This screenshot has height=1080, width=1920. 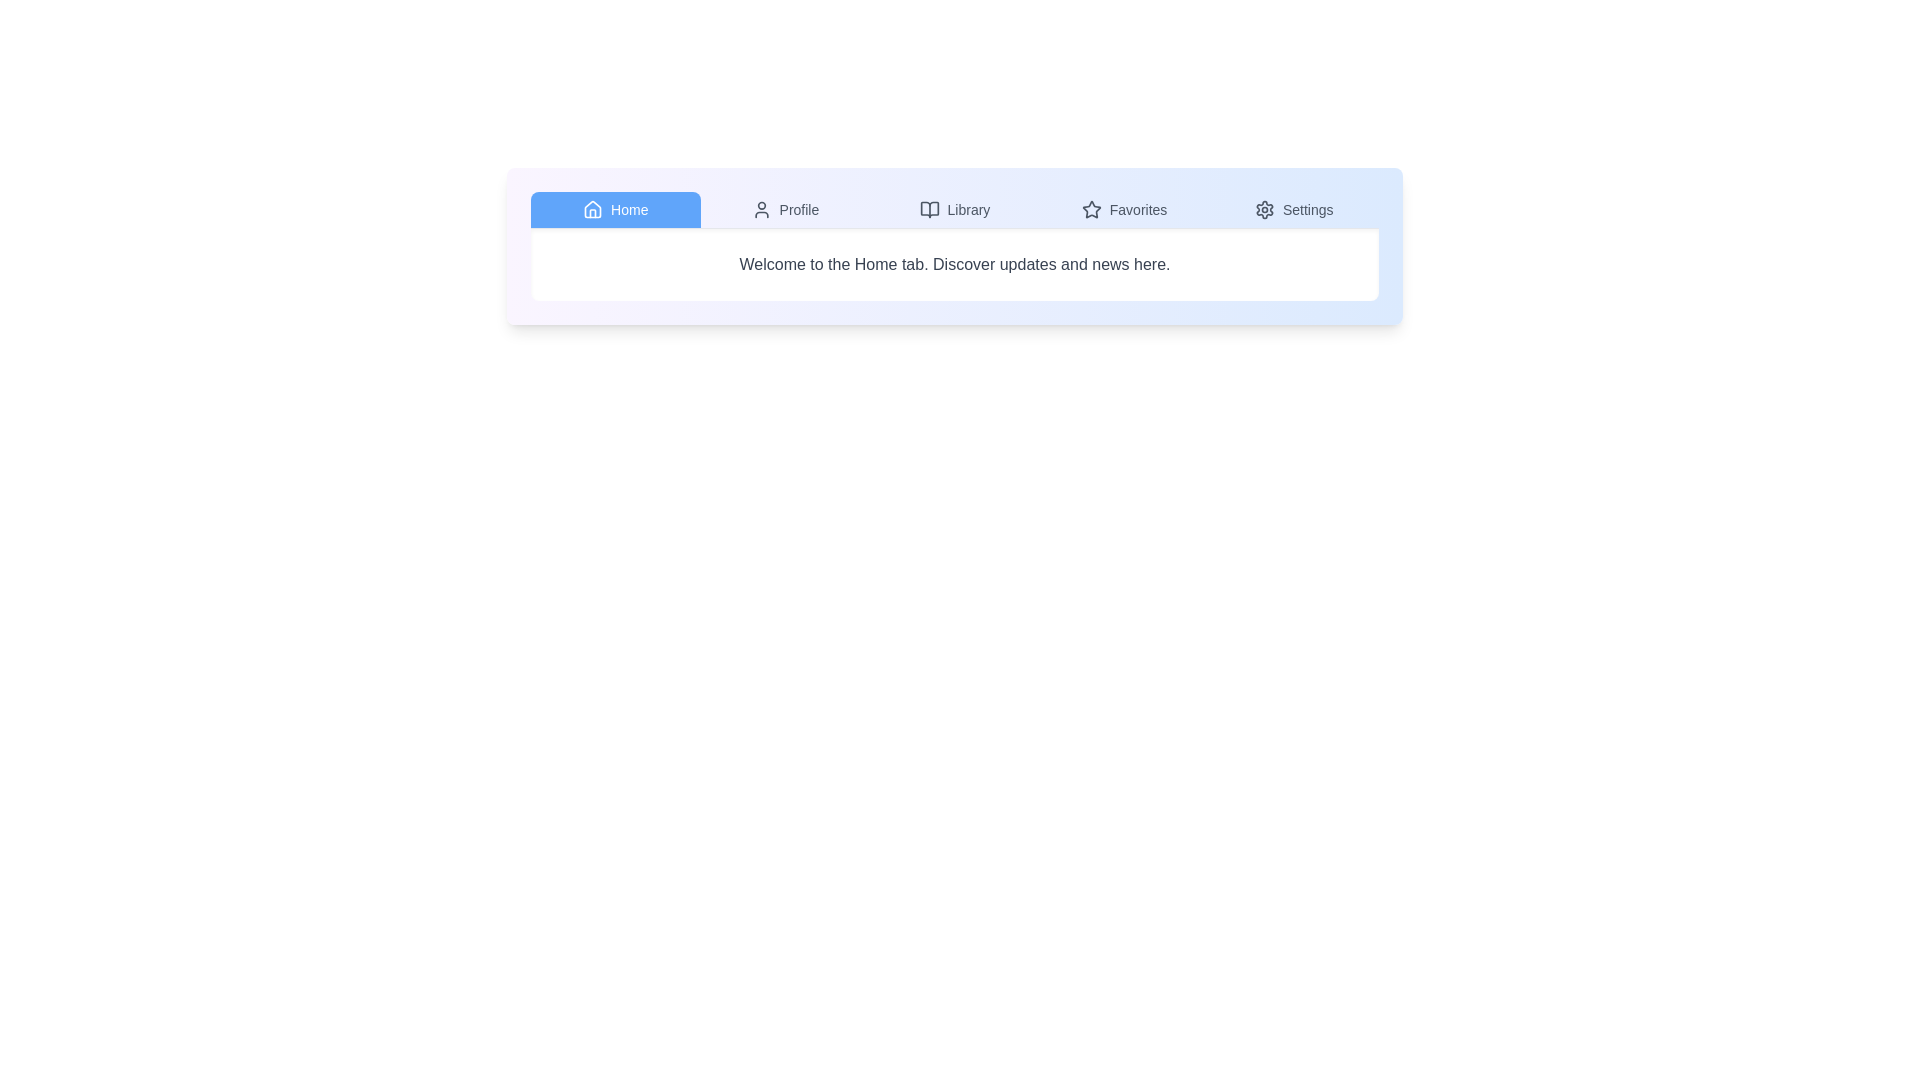 I want to click on the star-shaped icon that indicates the Favorites section in the navigation bar, so click(x=1090, y=209).